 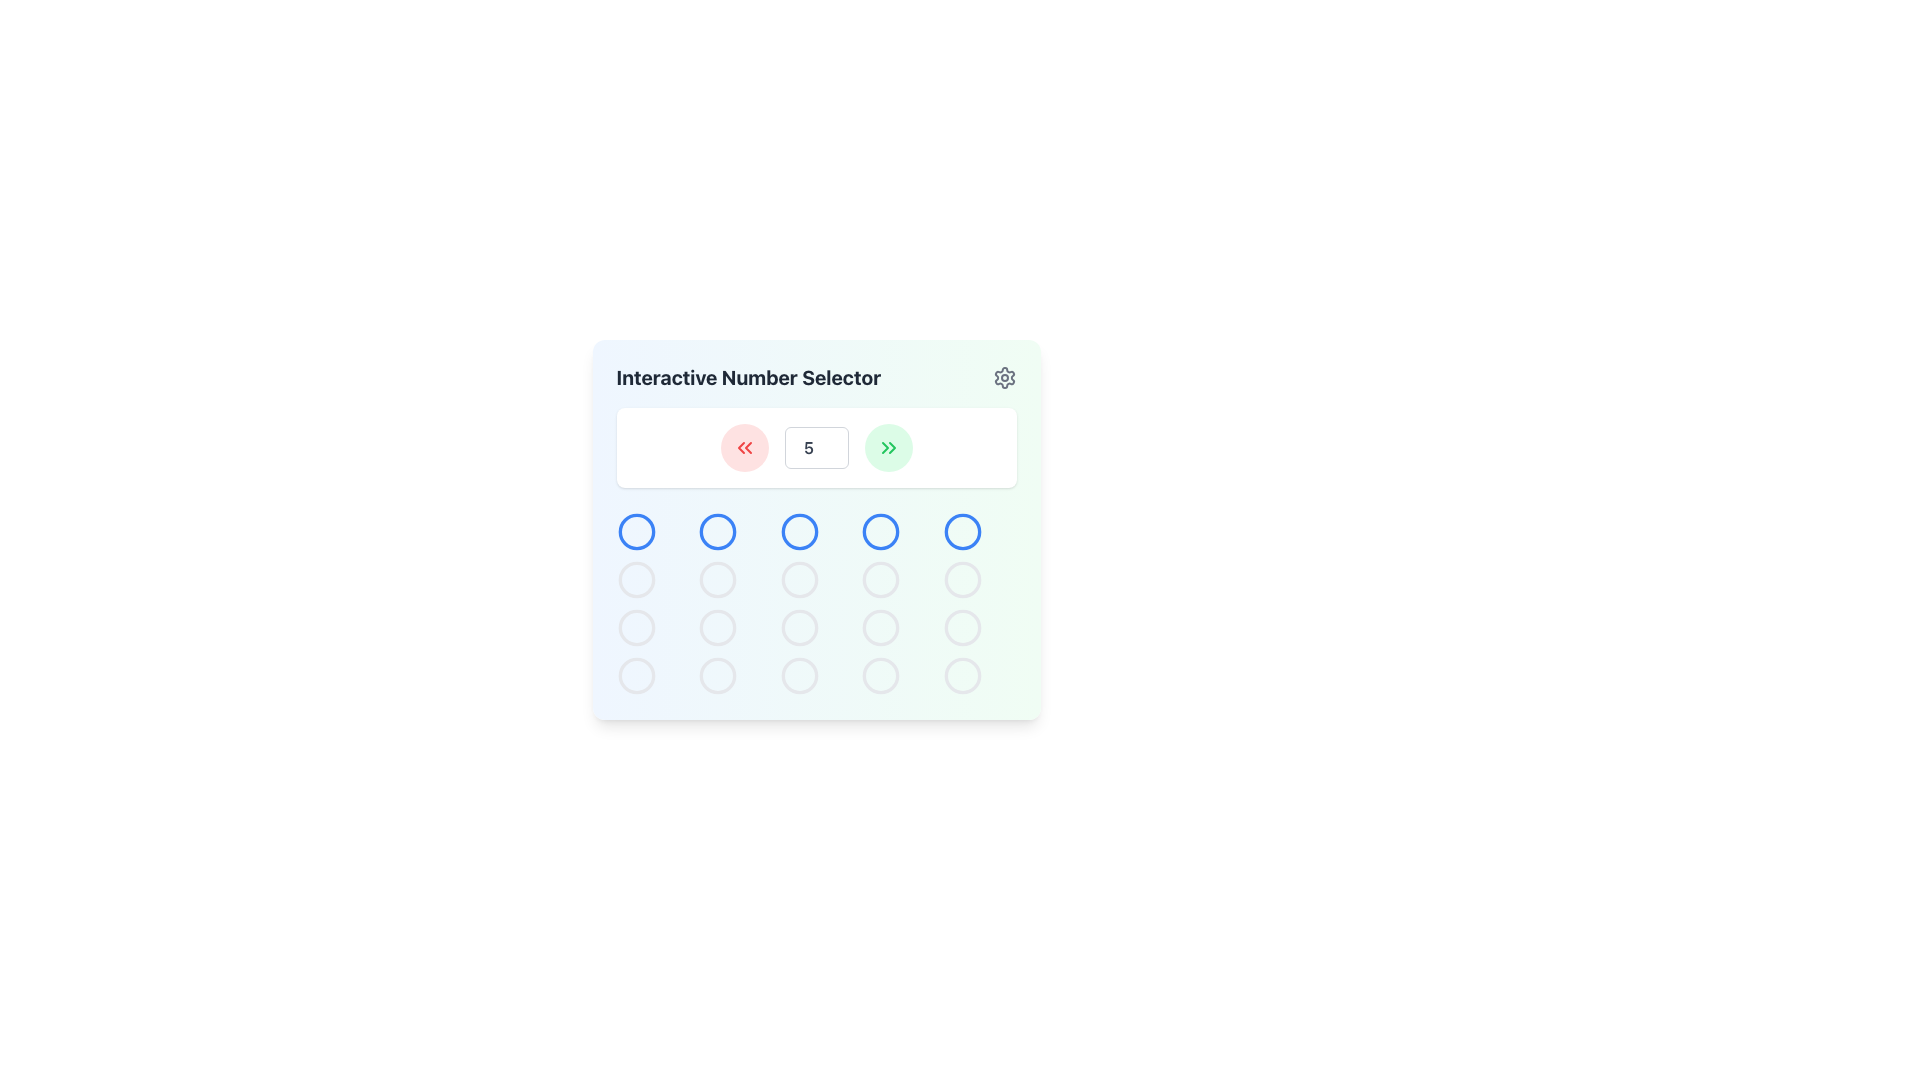 I want to click on the solid circular element located in the second row, third column of the 4x4 grid within the 'Interactive Number Selector' section, so click(x=798, y=579).